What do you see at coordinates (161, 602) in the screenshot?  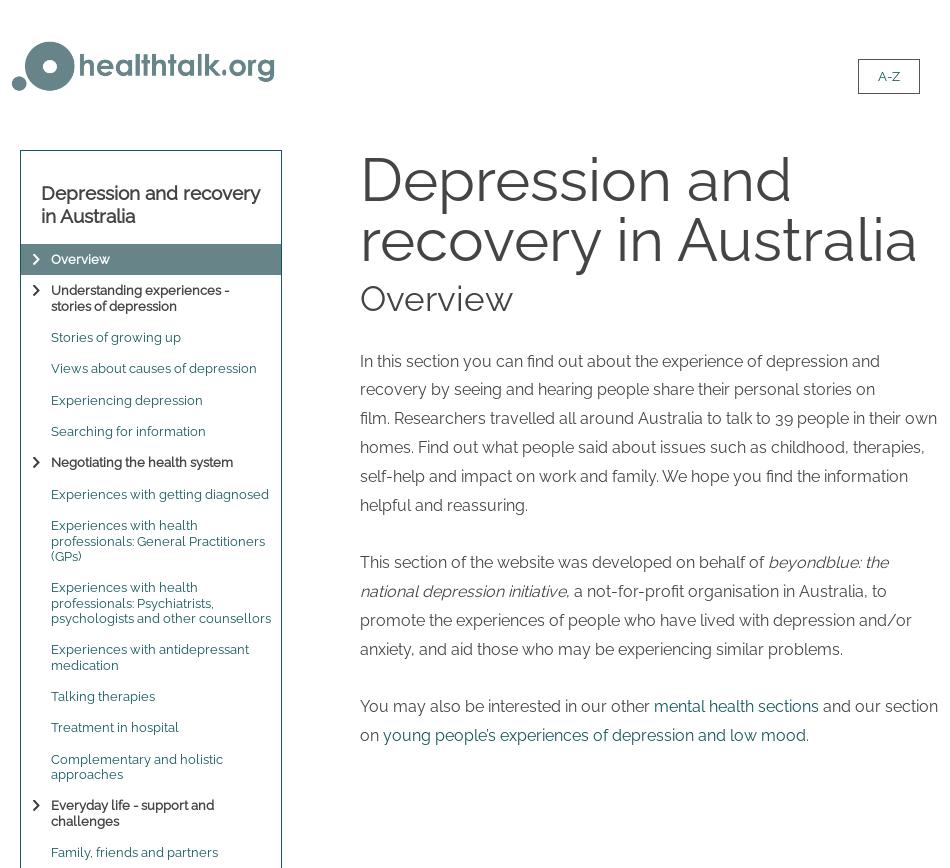 I see `'Experiences with health professionals: Psychiatrists, psychologists and other counsellors'` at bounding box center [161, 602].